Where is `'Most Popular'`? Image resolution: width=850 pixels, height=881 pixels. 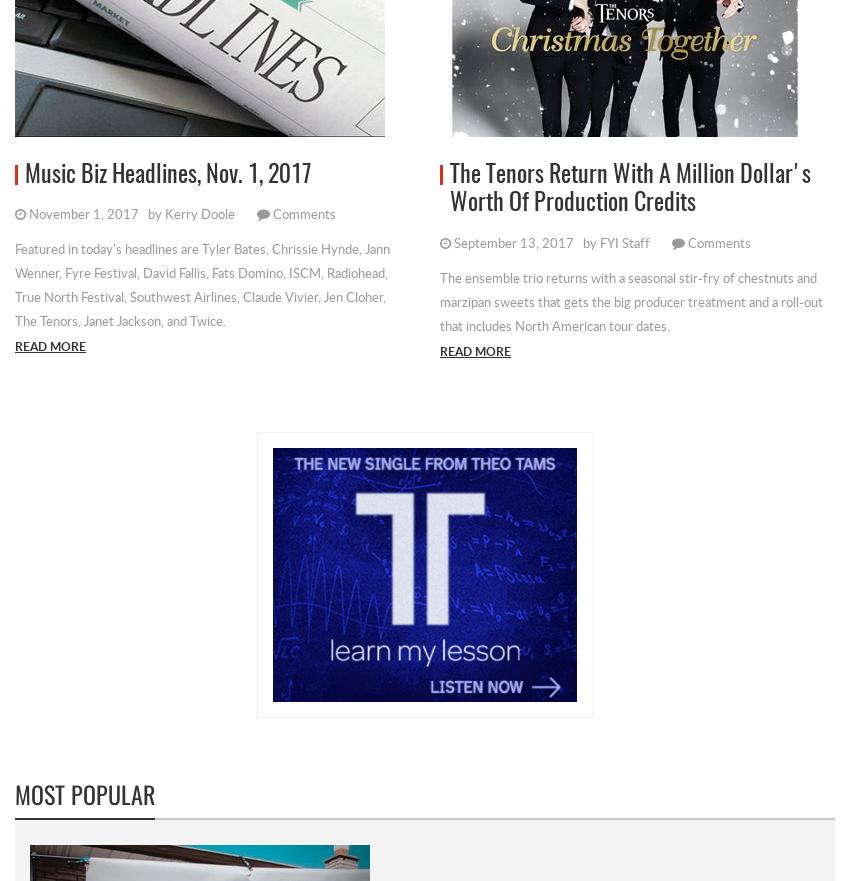 'Most Popular' is located at coordinates (13, 792).